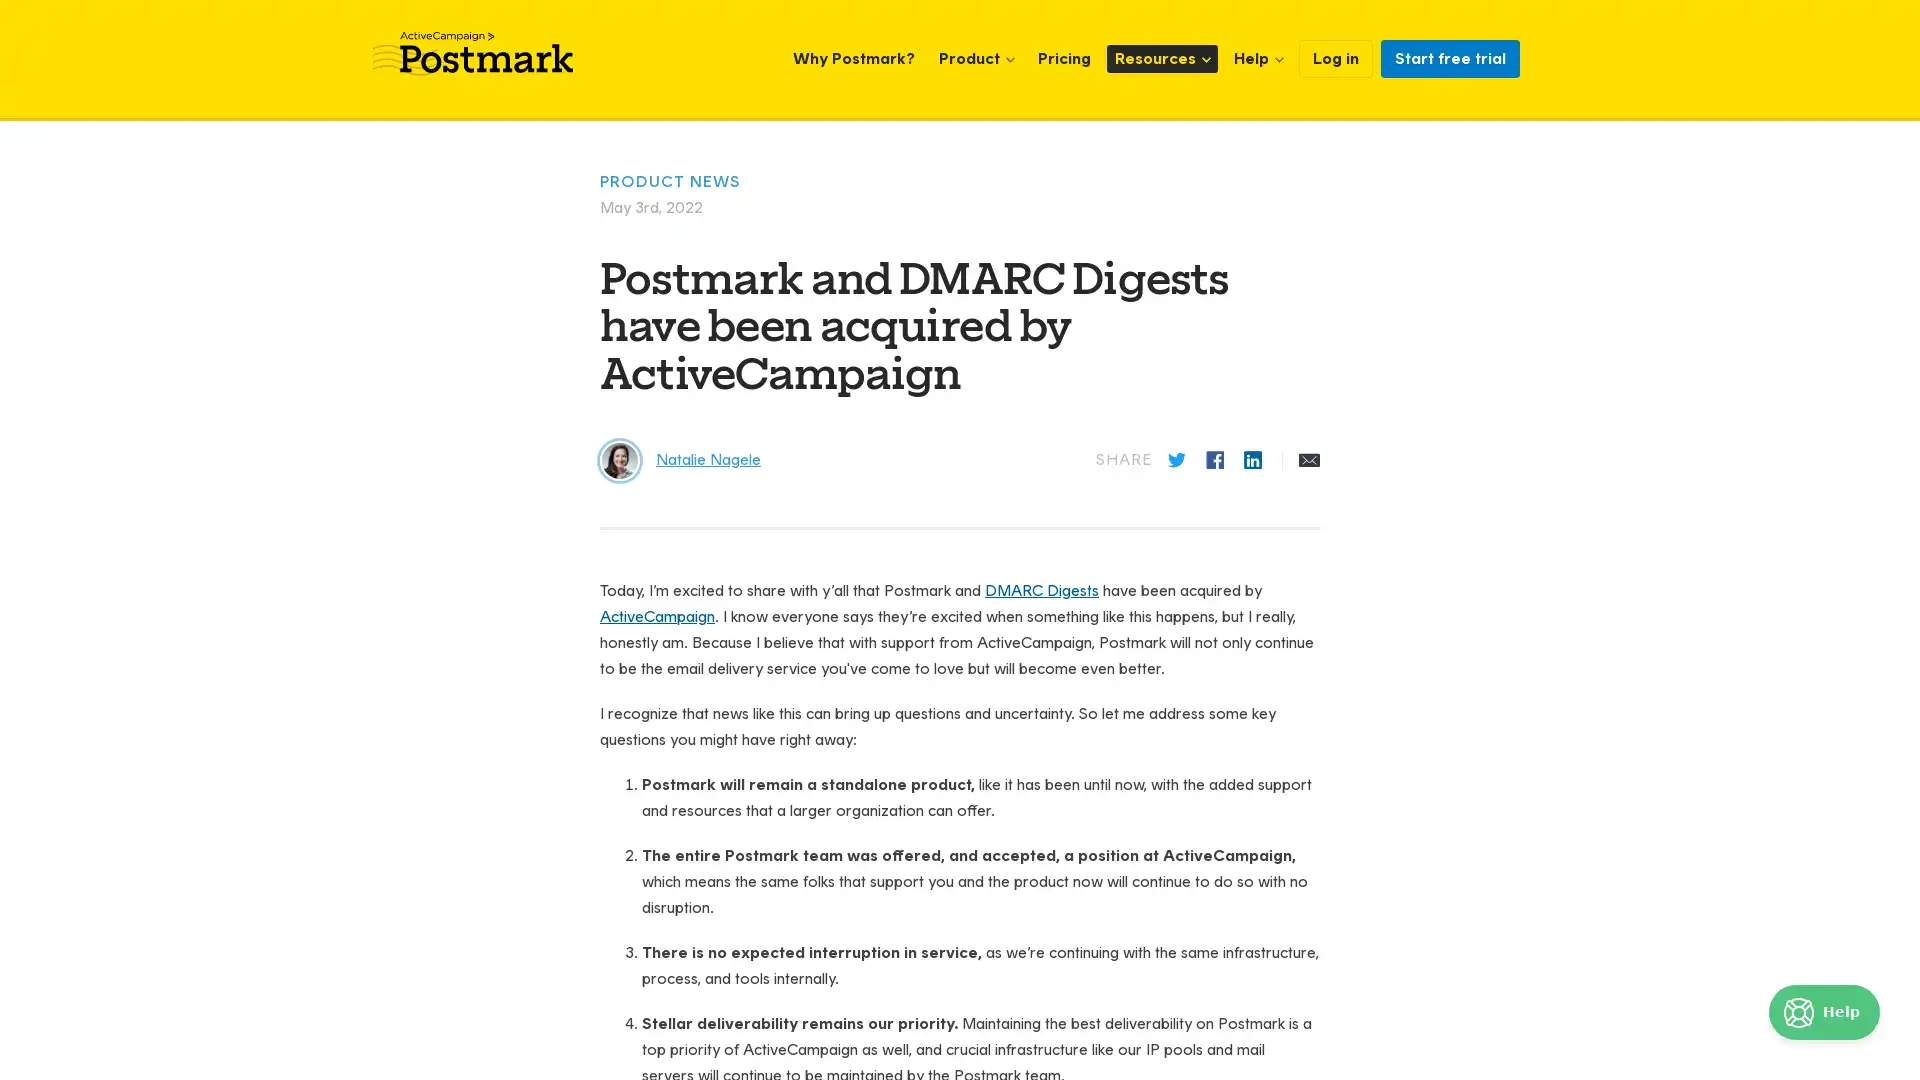 The width and height of the screenshot is (1920, 1080). I want to click on Help, so click(1824, 1012).